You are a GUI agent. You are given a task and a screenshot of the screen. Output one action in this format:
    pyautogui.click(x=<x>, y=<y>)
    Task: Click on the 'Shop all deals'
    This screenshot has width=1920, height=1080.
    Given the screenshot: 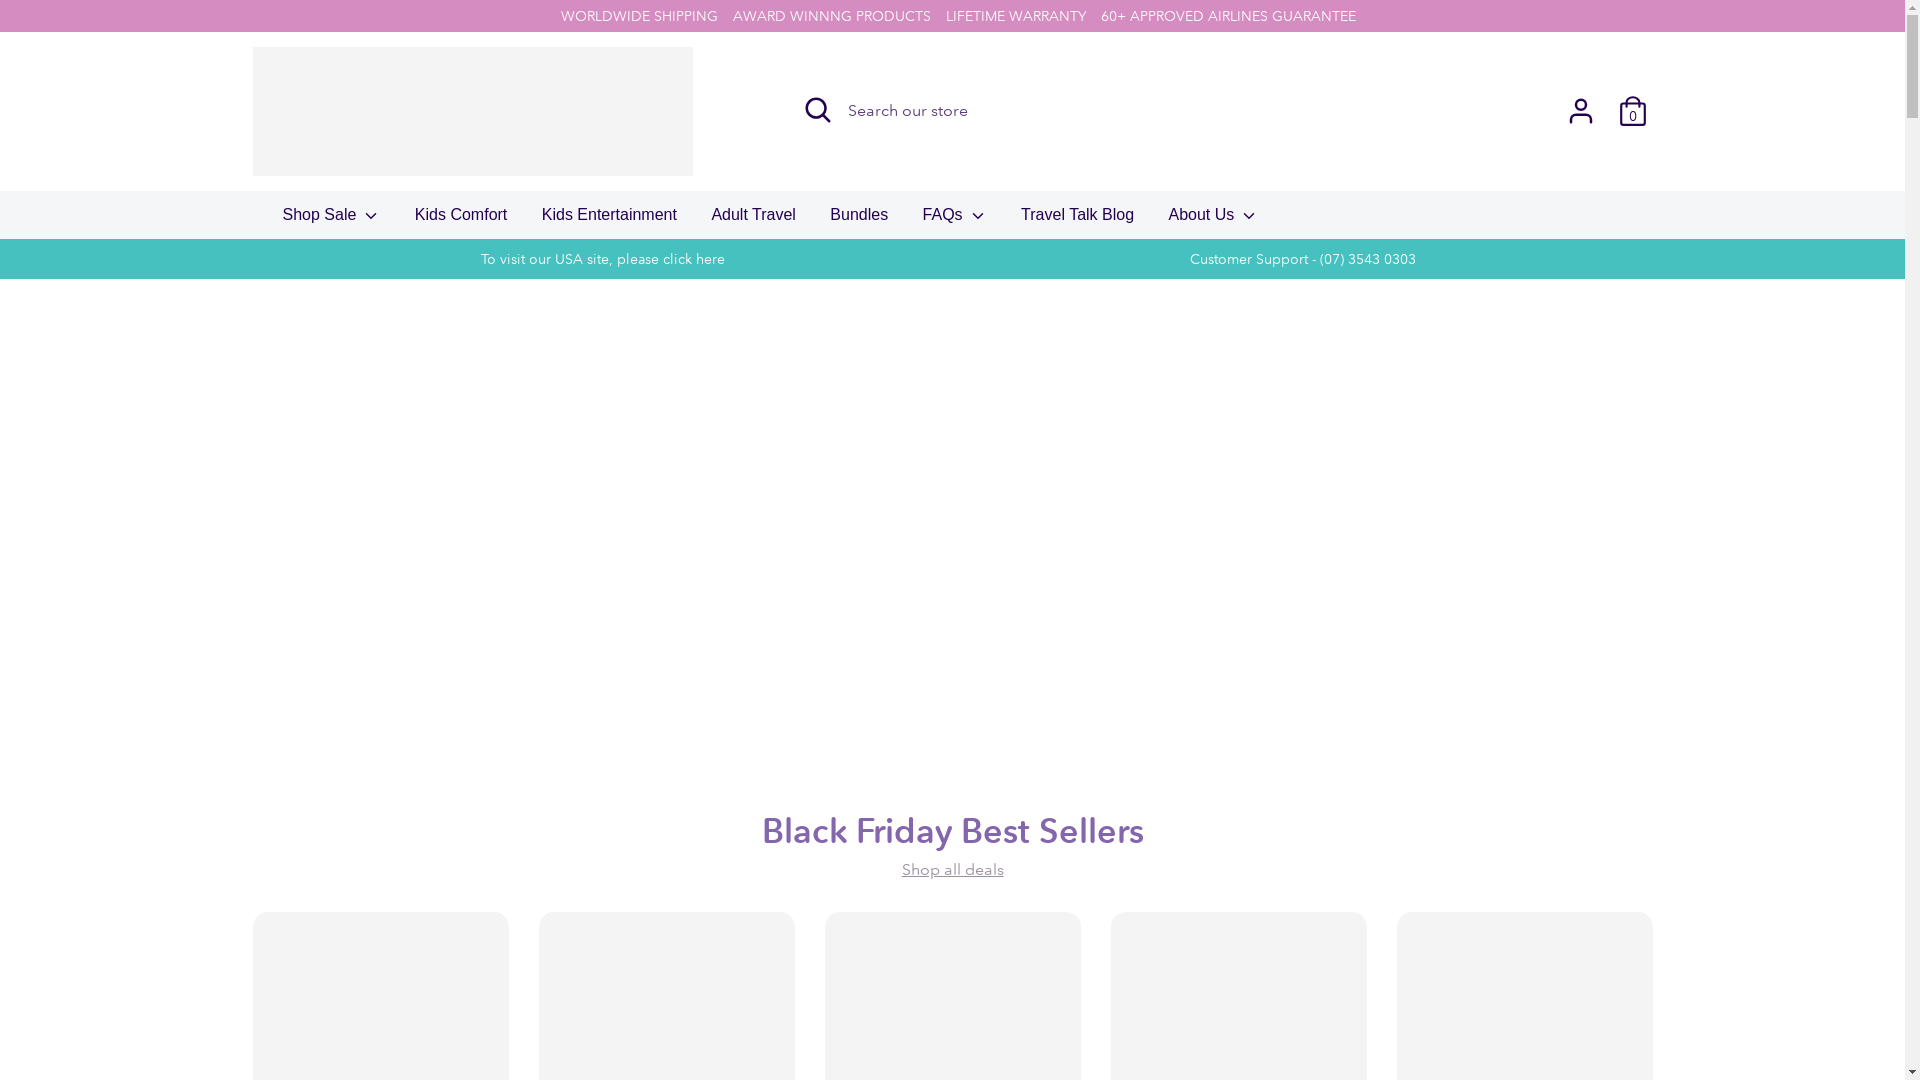 What is the action you would take?
    pyautogui.click(x=952, y=868)
    